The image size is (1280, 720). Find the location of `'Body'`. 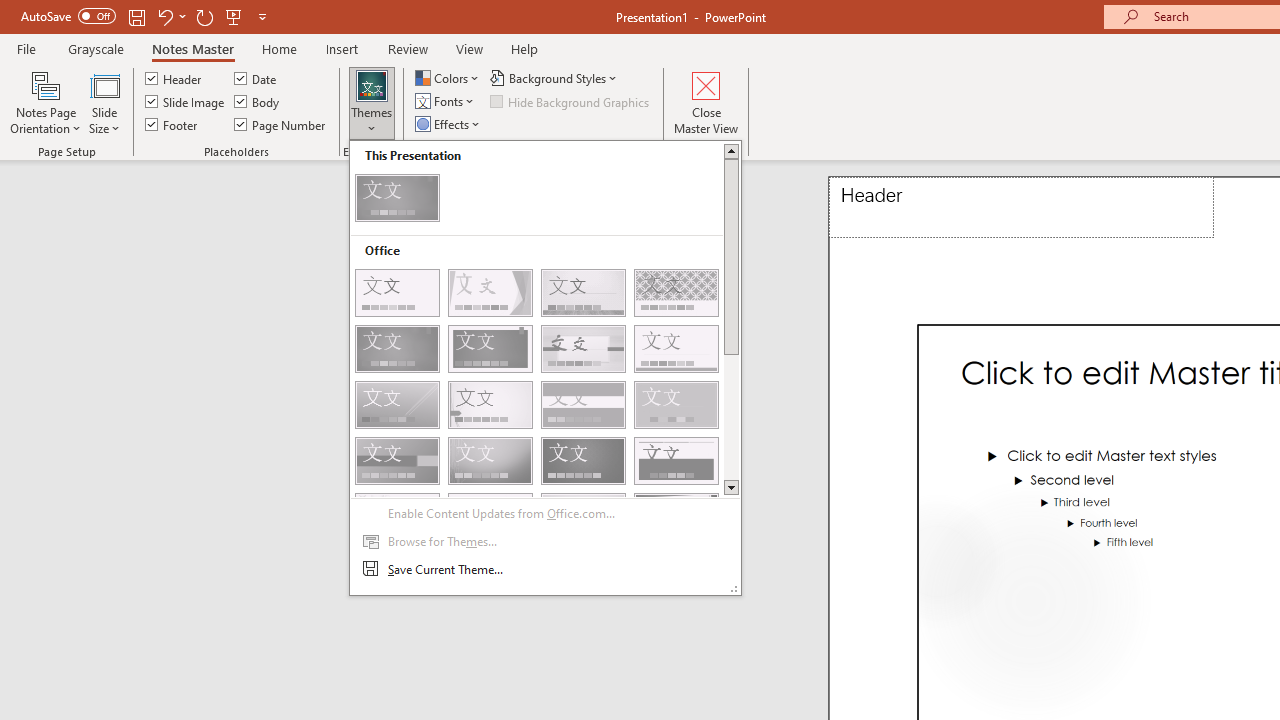

'Body' is located at coordinates (256, 101).